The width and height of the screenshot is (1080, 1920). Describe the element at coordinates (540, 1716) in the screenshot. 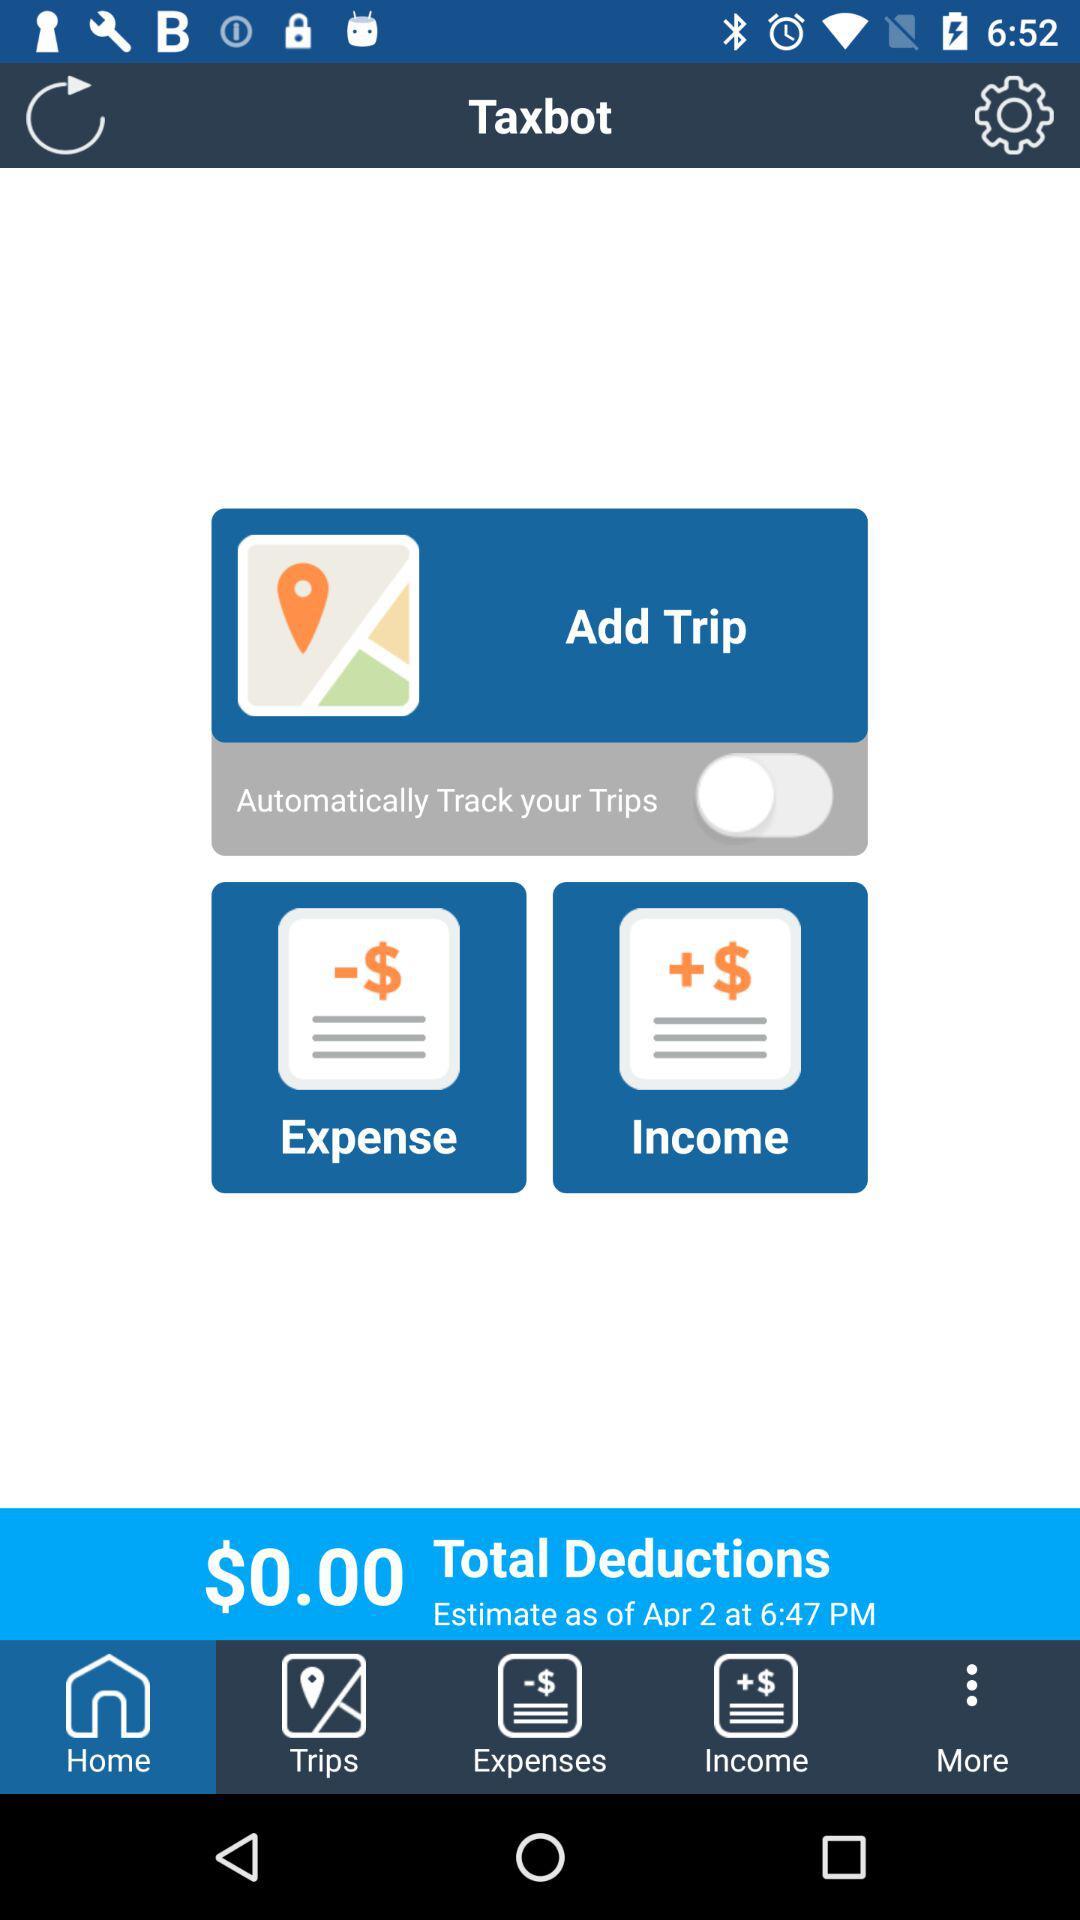

I see `the icon next to the income item` at that location.